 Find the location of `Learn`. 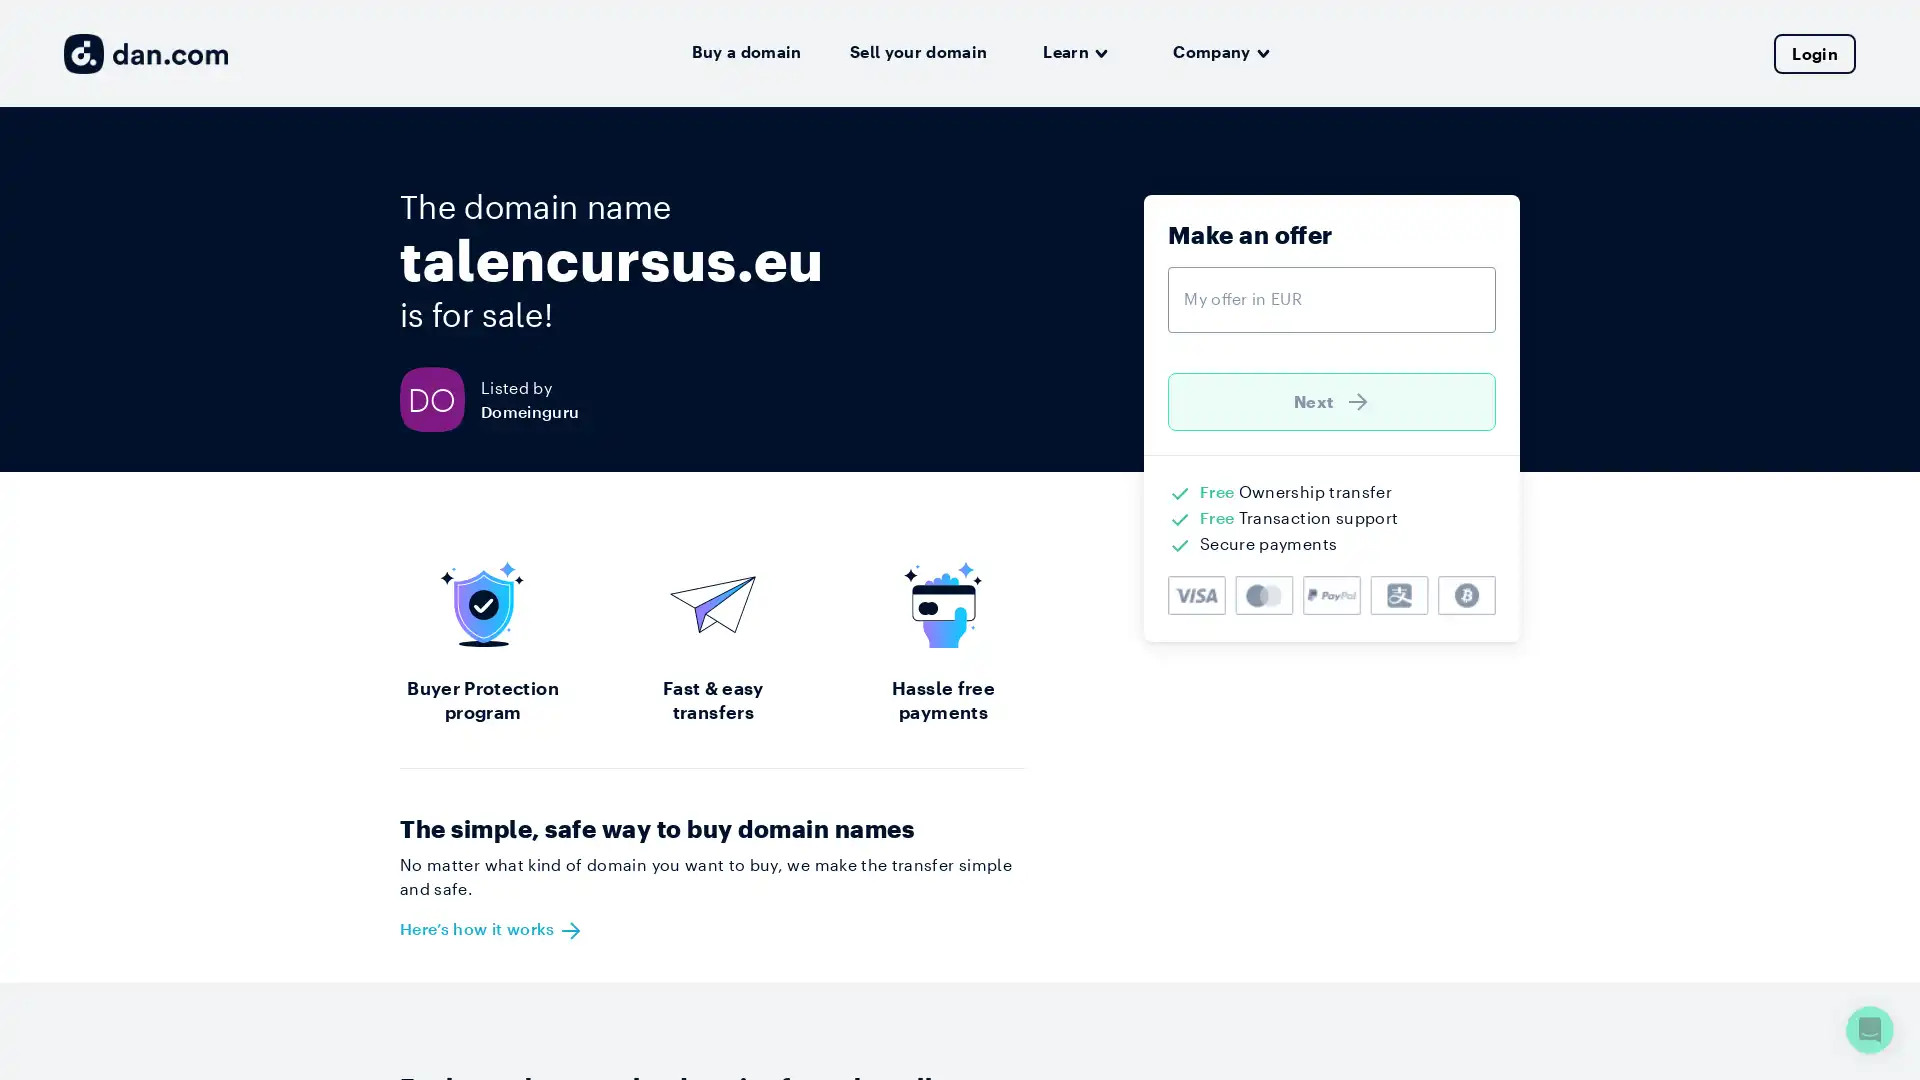

Learn is located at coordinates (1074, 52).